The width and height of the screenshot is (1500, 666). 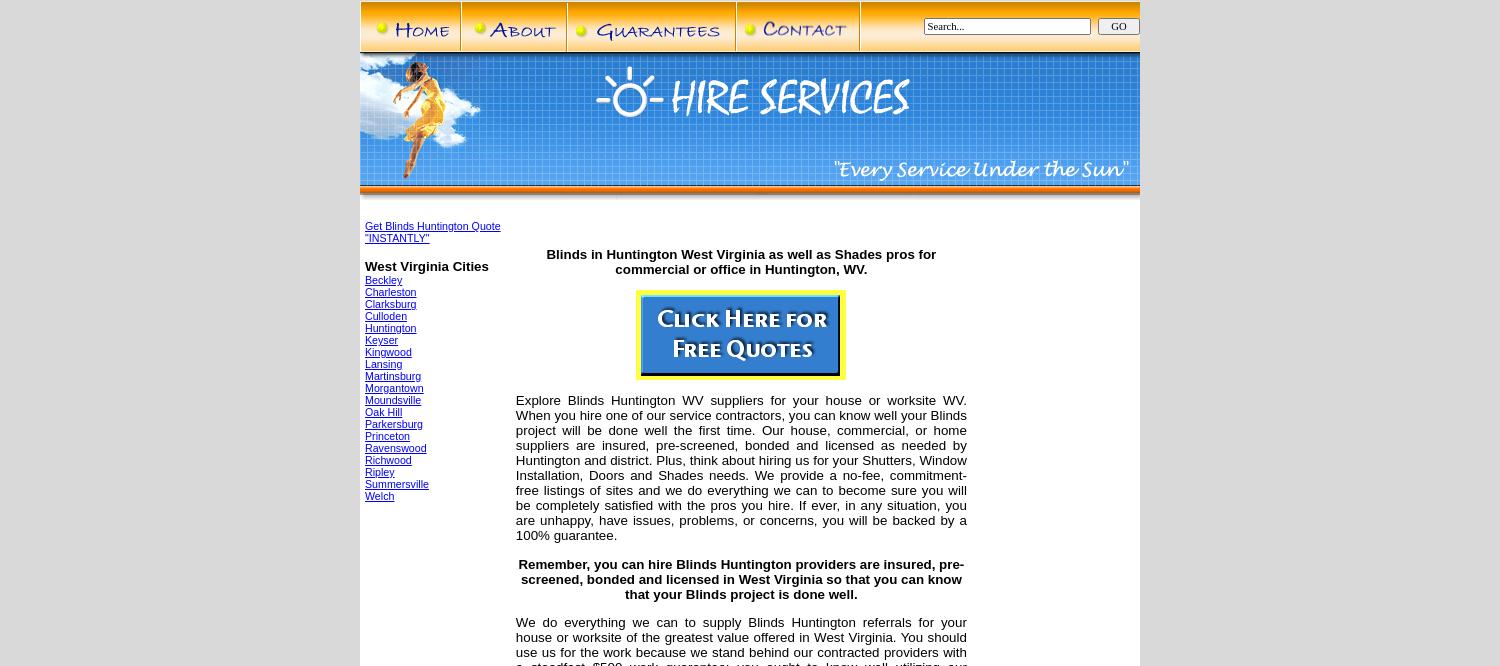 I want to click on 'Summersville', so click(x=396, y=483).